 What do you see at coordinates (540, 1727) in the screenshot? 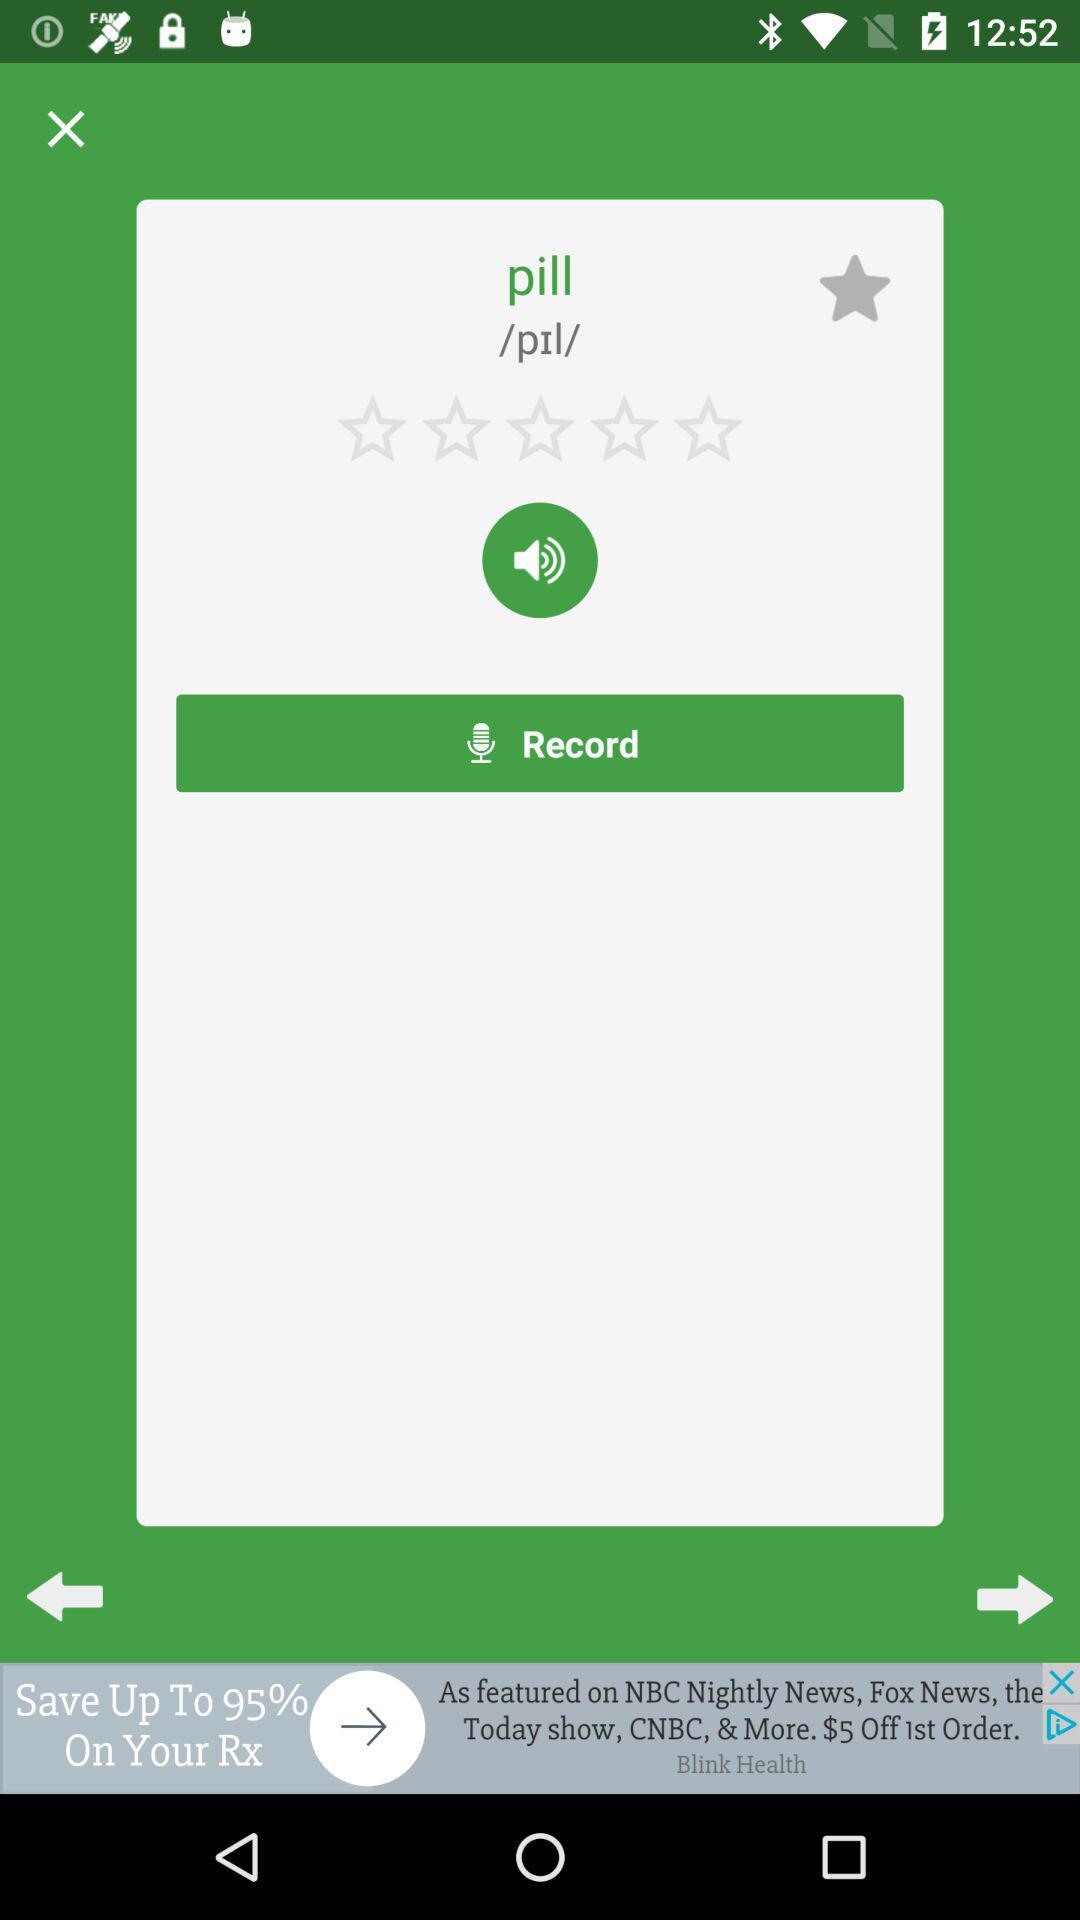
I see `screen button` at bounding box center [540, 1727].